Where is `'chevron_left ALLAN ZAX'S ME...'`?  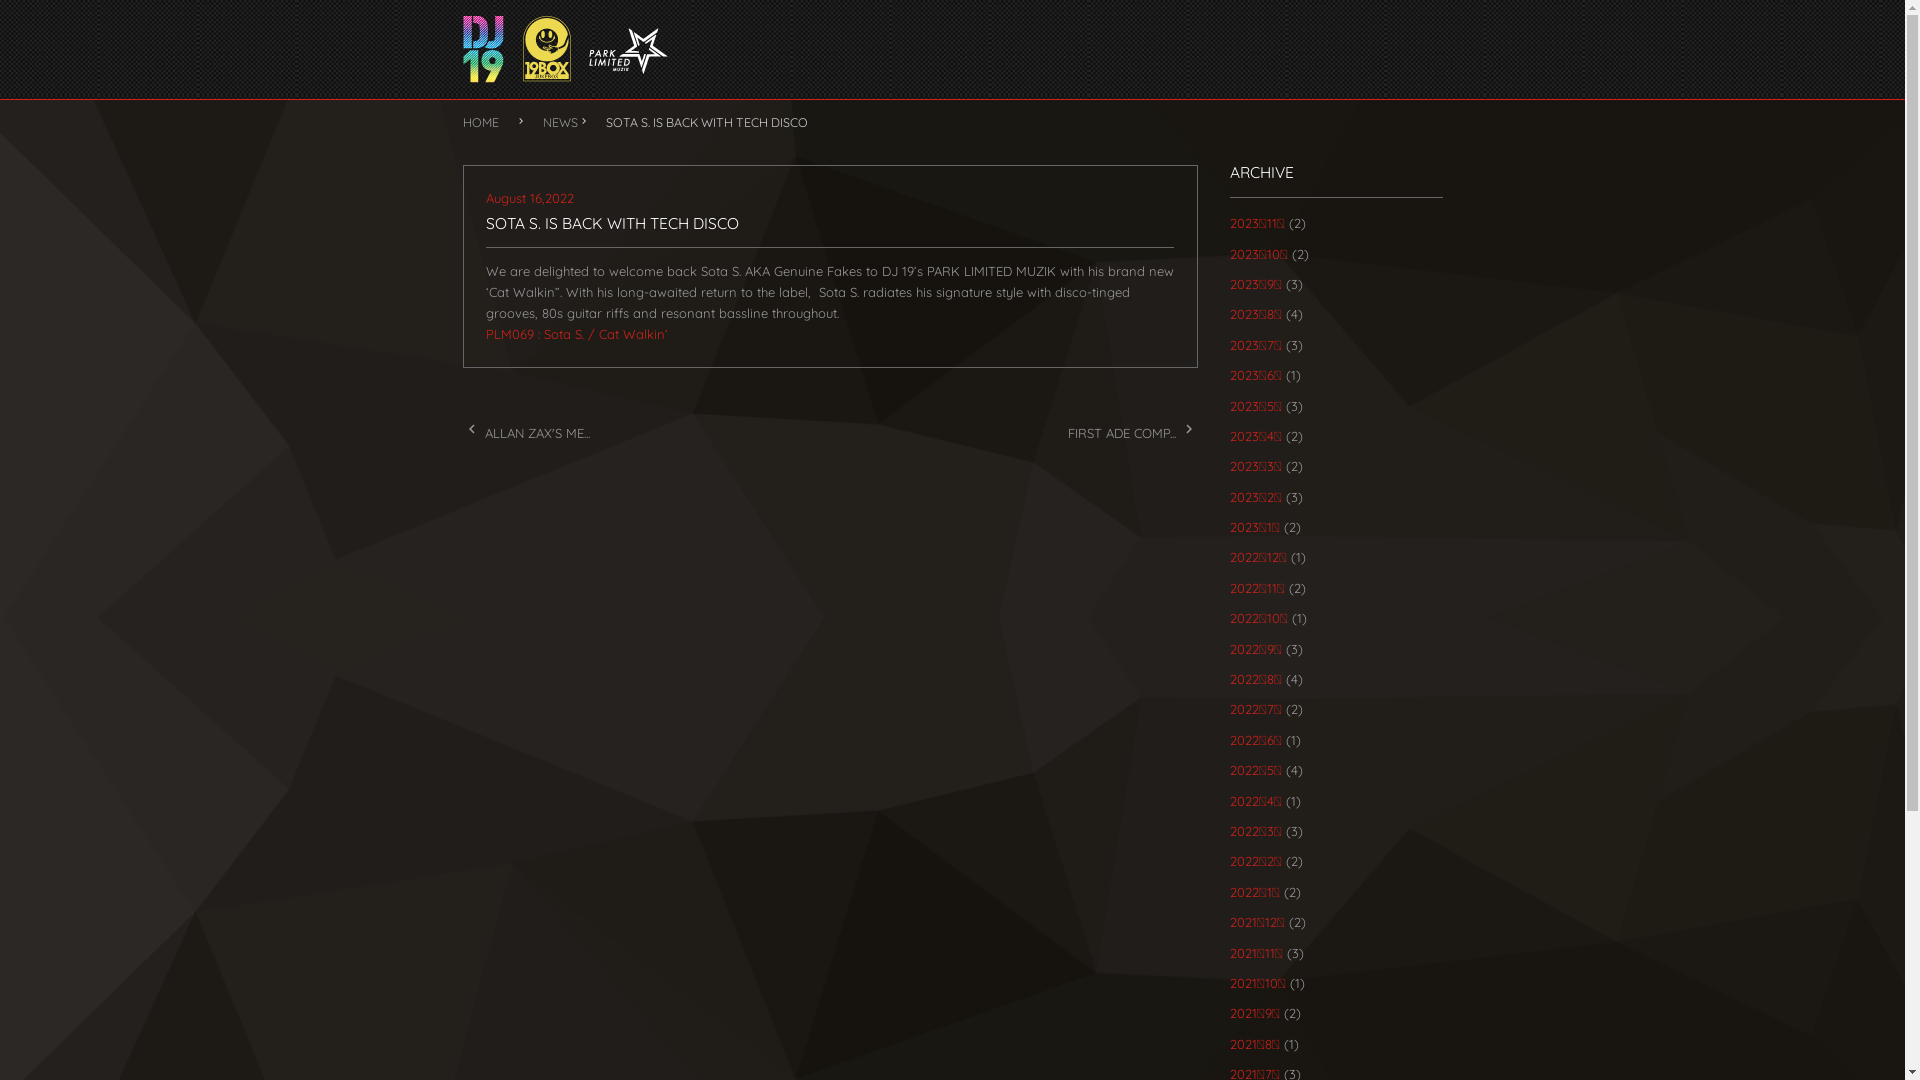 'chevron_left ALLAN ZAX'S ME...' is located at coordinates (525, 431).